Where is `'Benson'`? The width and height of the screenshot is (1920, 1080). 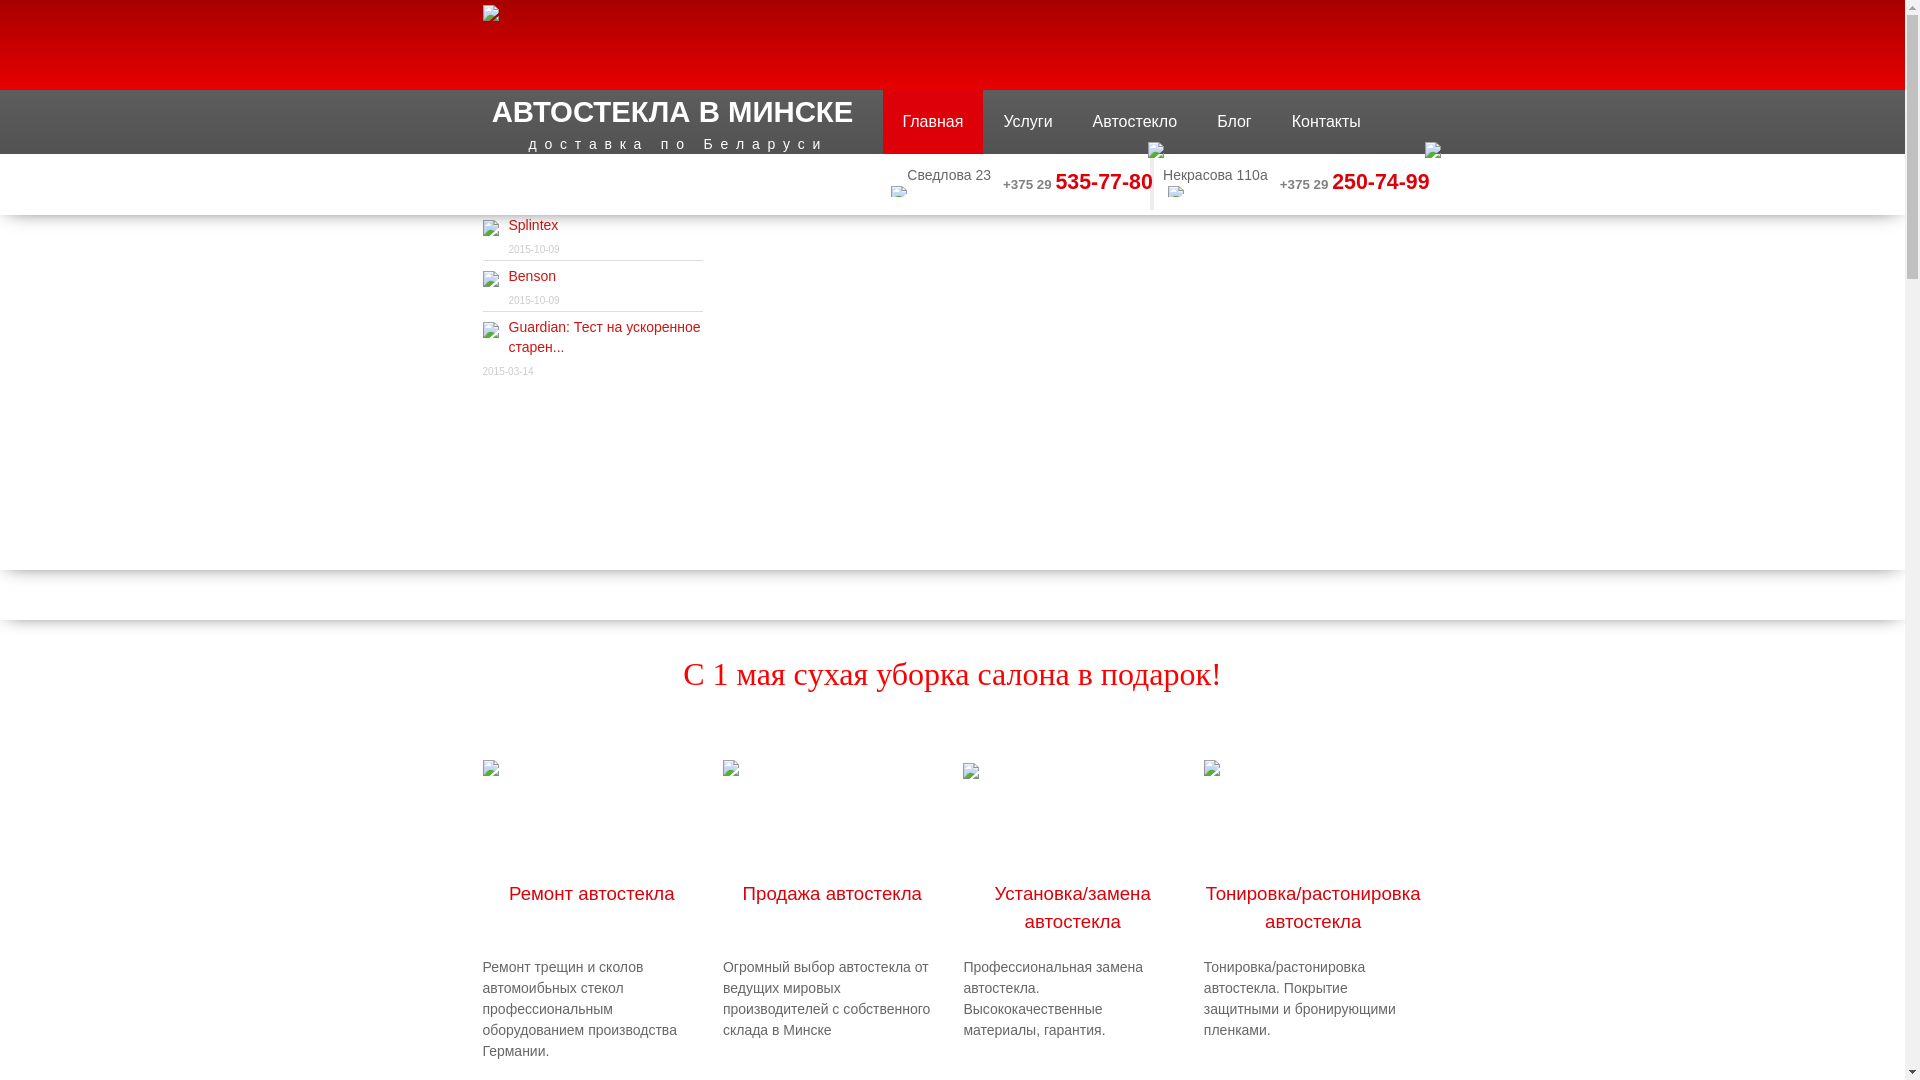
'Benson' is located at coordinates (481, 280).